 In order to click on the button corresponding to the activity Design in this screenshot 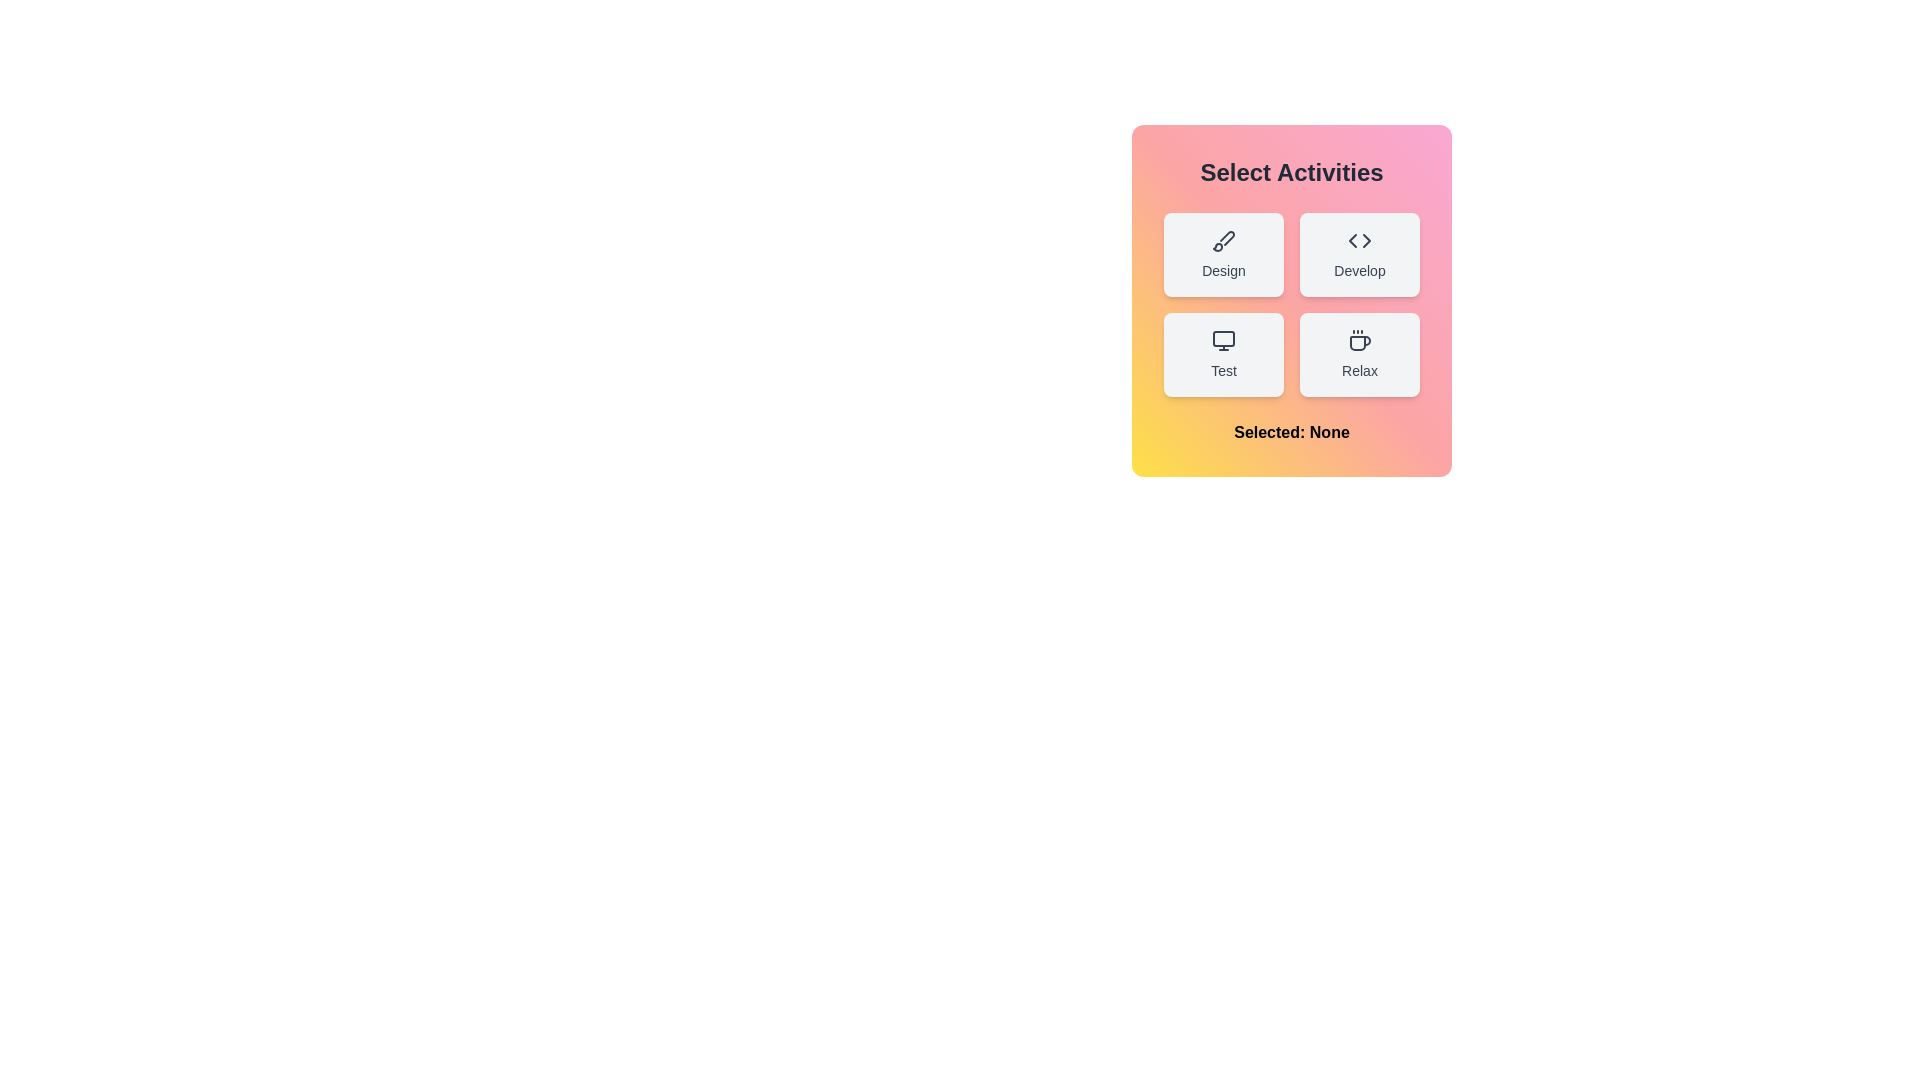, I will do `click(1223, 253)`.